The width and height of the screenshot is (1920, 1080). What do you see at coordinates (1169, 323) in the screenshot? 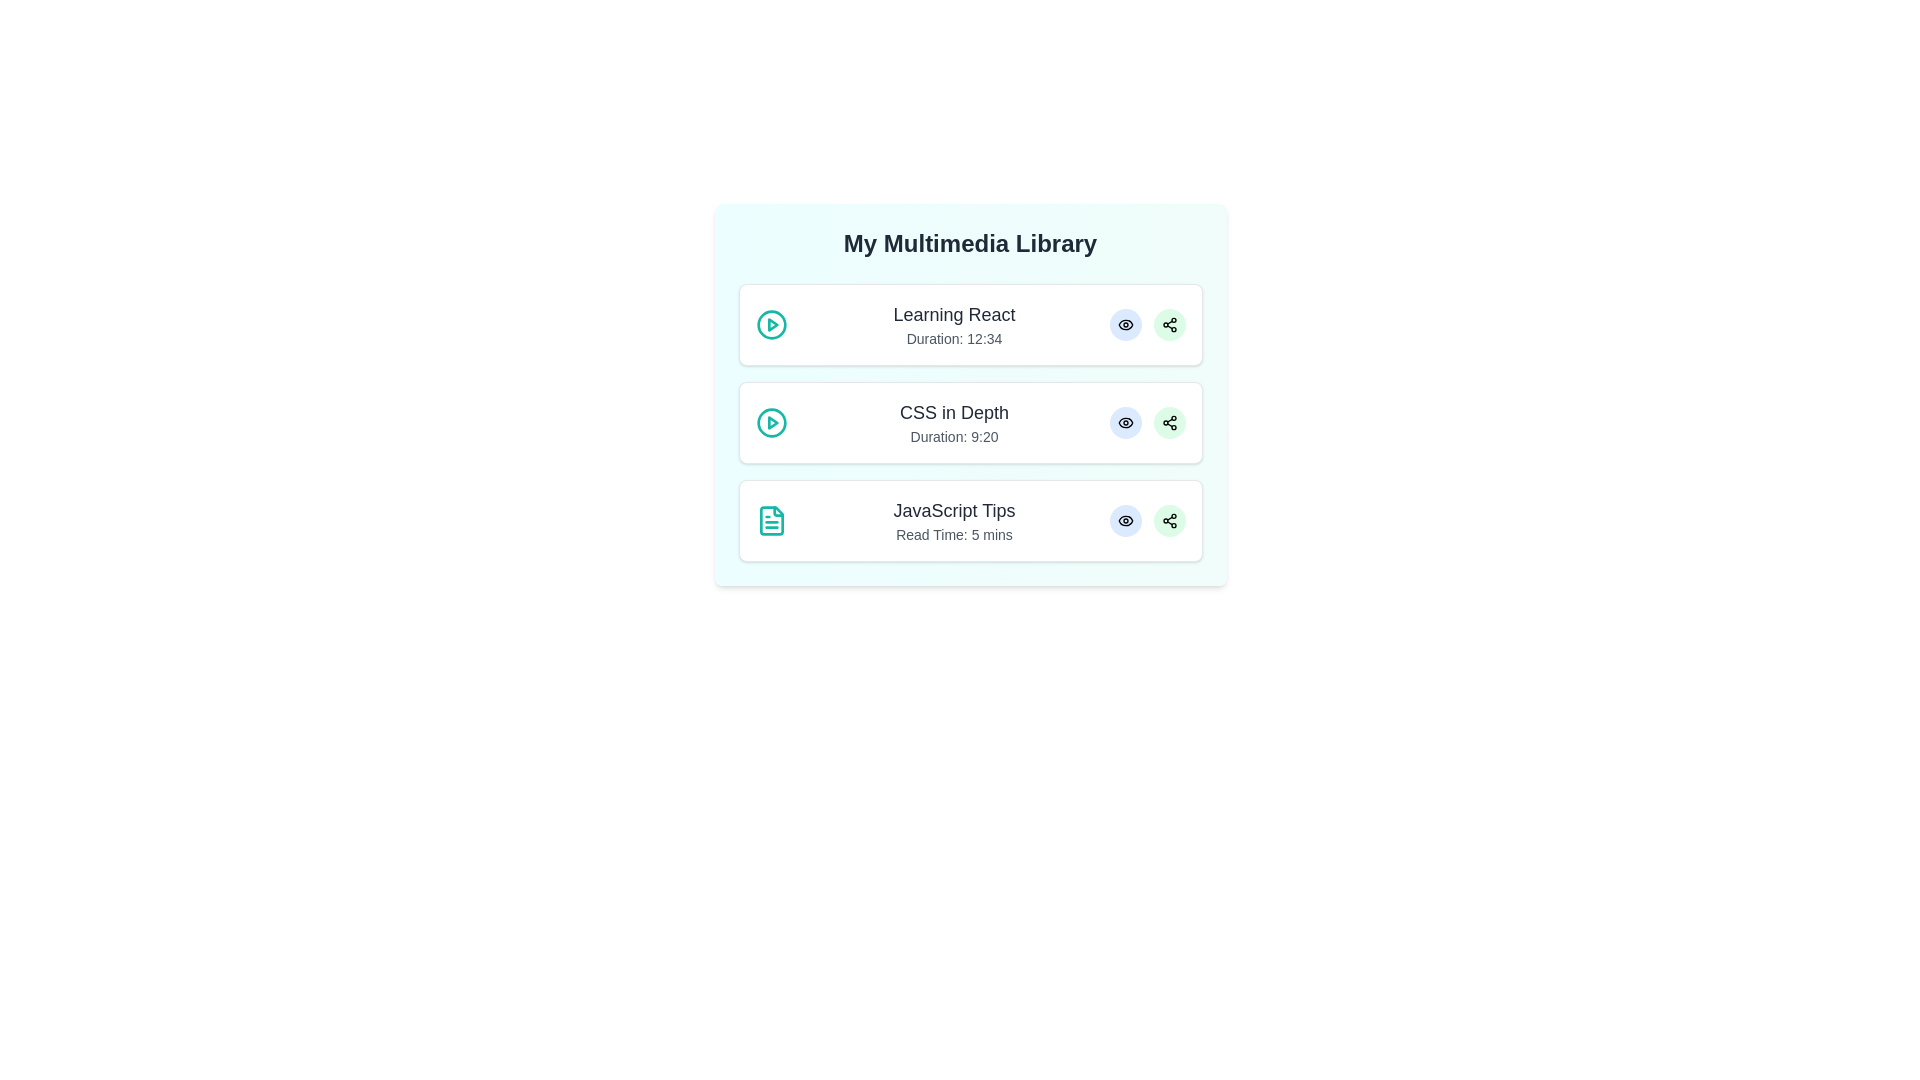
I see `share button for the media item titled Learning React` at bounding box center [1169, 323].